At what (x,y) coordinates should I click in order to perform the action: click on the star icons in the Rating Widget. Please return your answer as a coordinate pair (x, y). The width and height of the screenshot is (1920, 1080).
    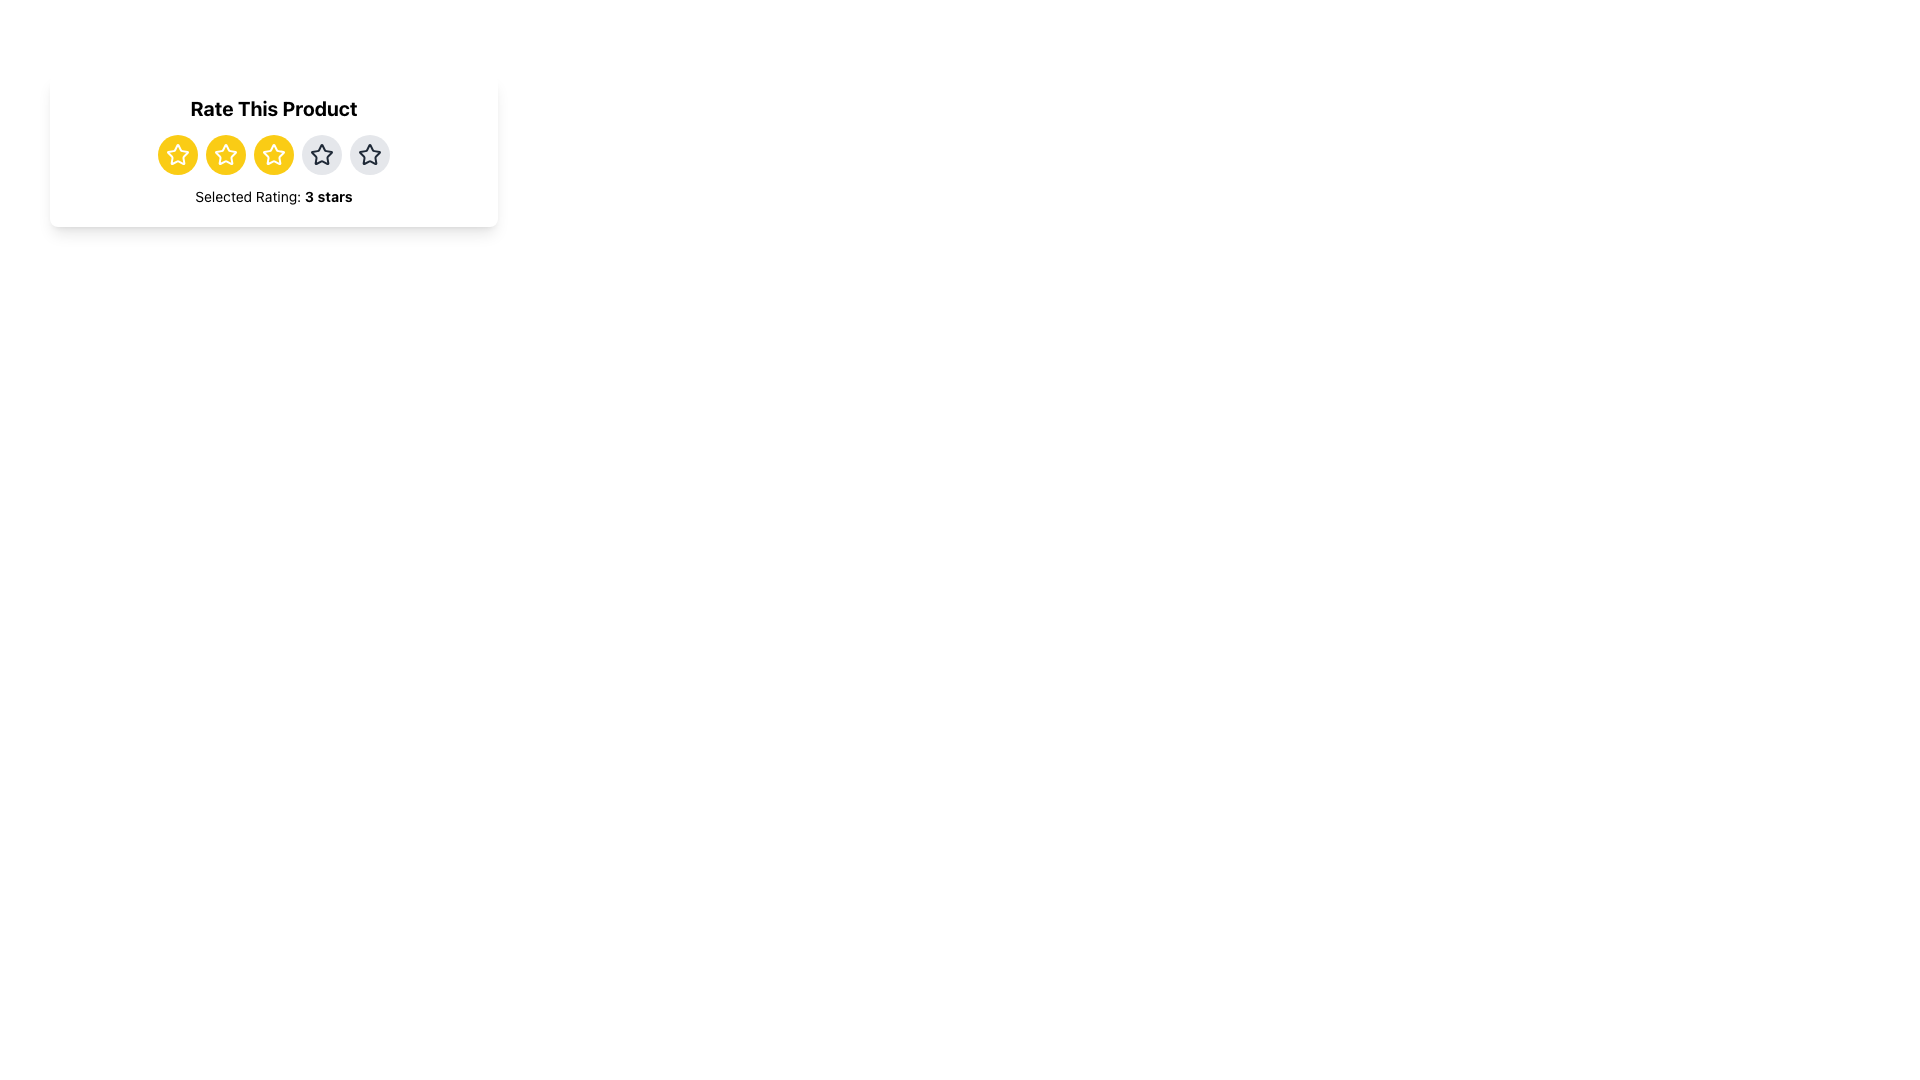
    Looking at the image, I should click on (272, 149).